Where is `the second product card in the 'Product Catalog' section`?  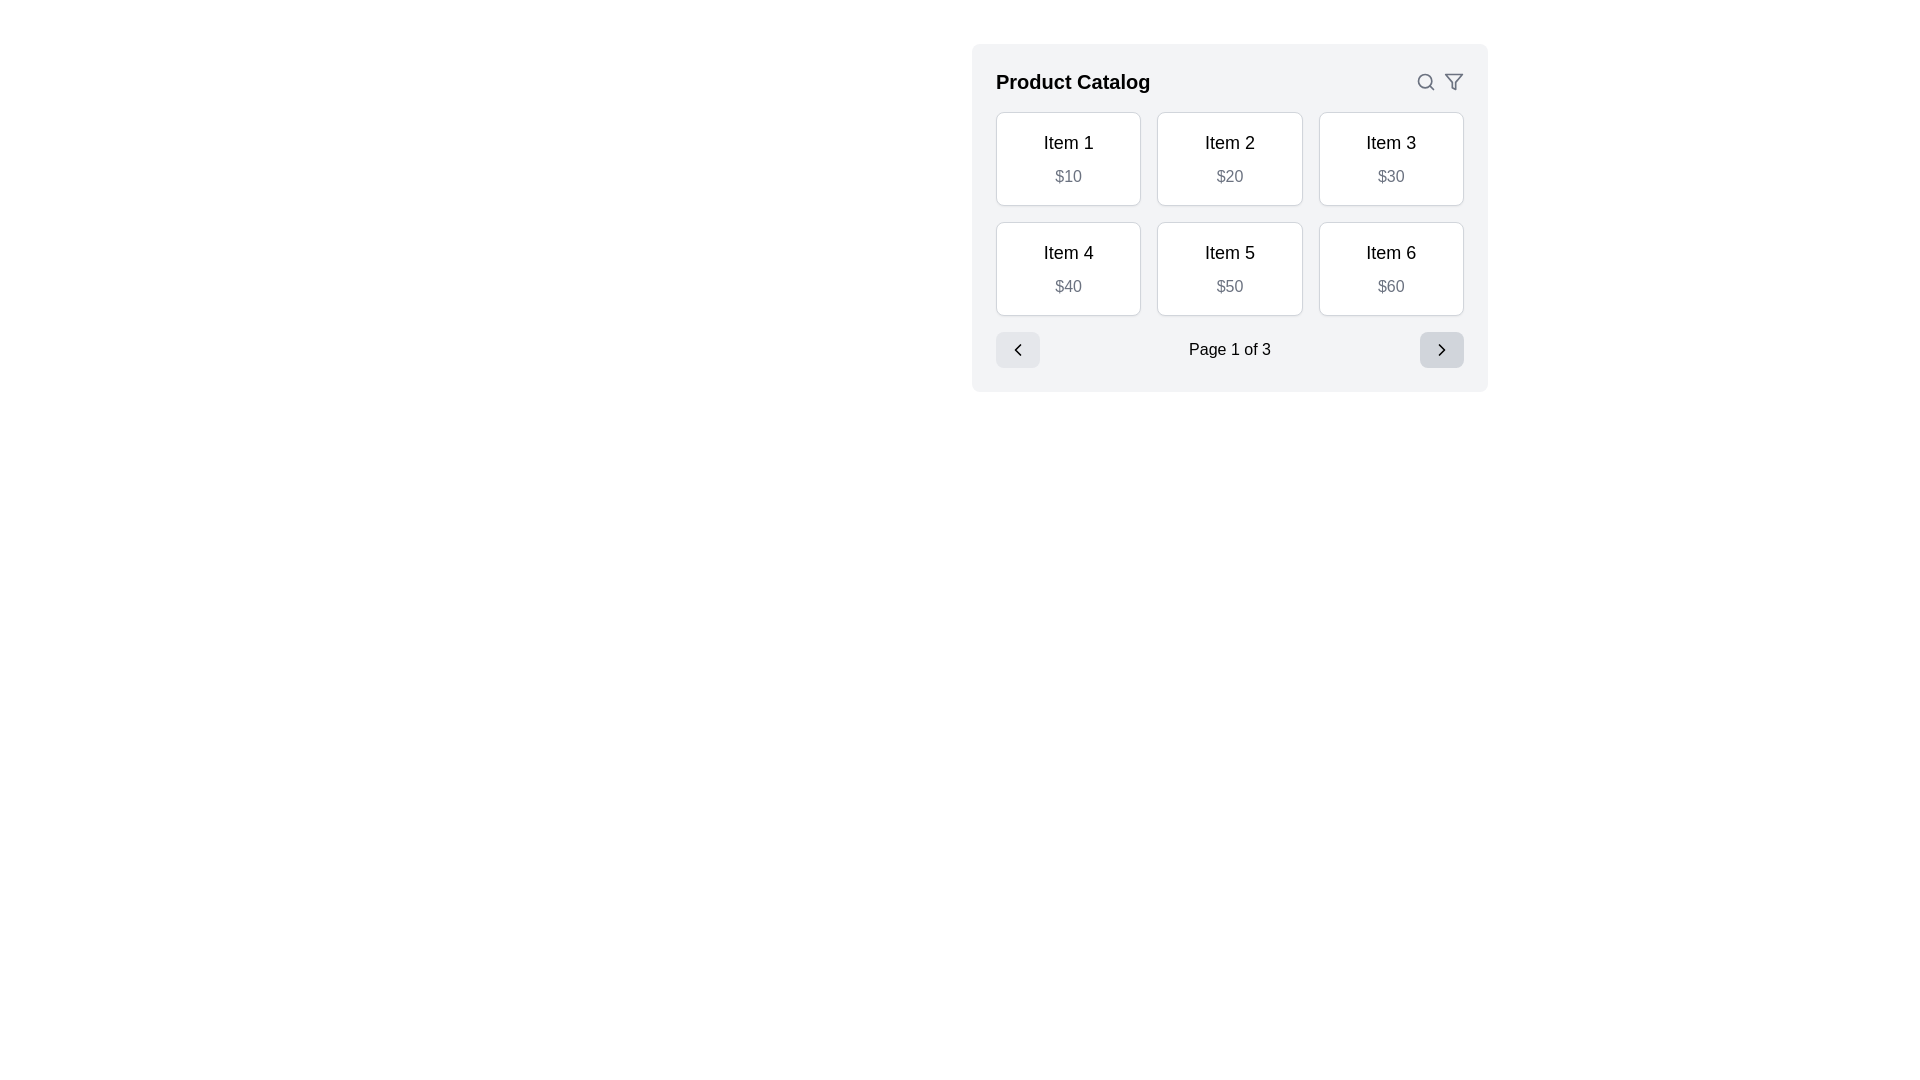 the second product card in the 'Product Catalog' section is located at coordinates (1228, 157).